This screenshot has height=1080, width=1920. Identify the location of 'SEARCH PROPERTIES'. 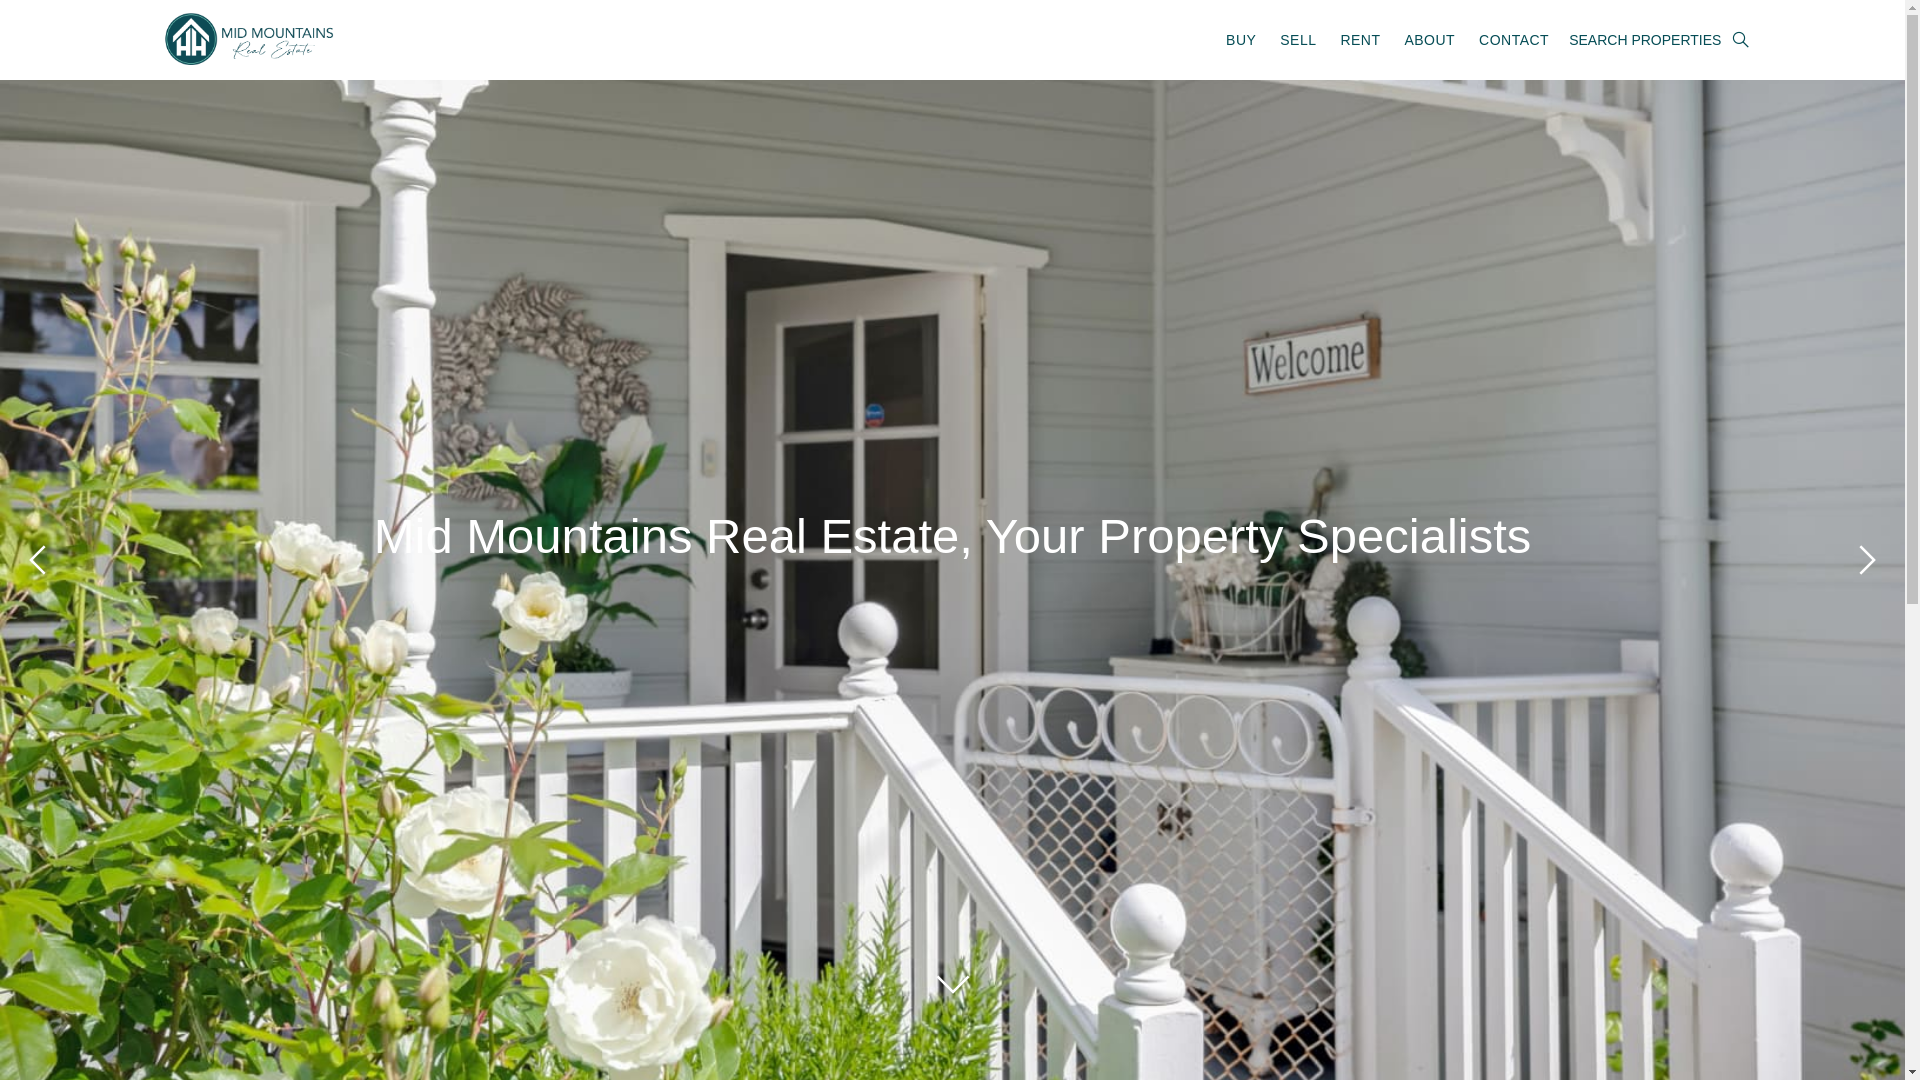
(1655, 39).